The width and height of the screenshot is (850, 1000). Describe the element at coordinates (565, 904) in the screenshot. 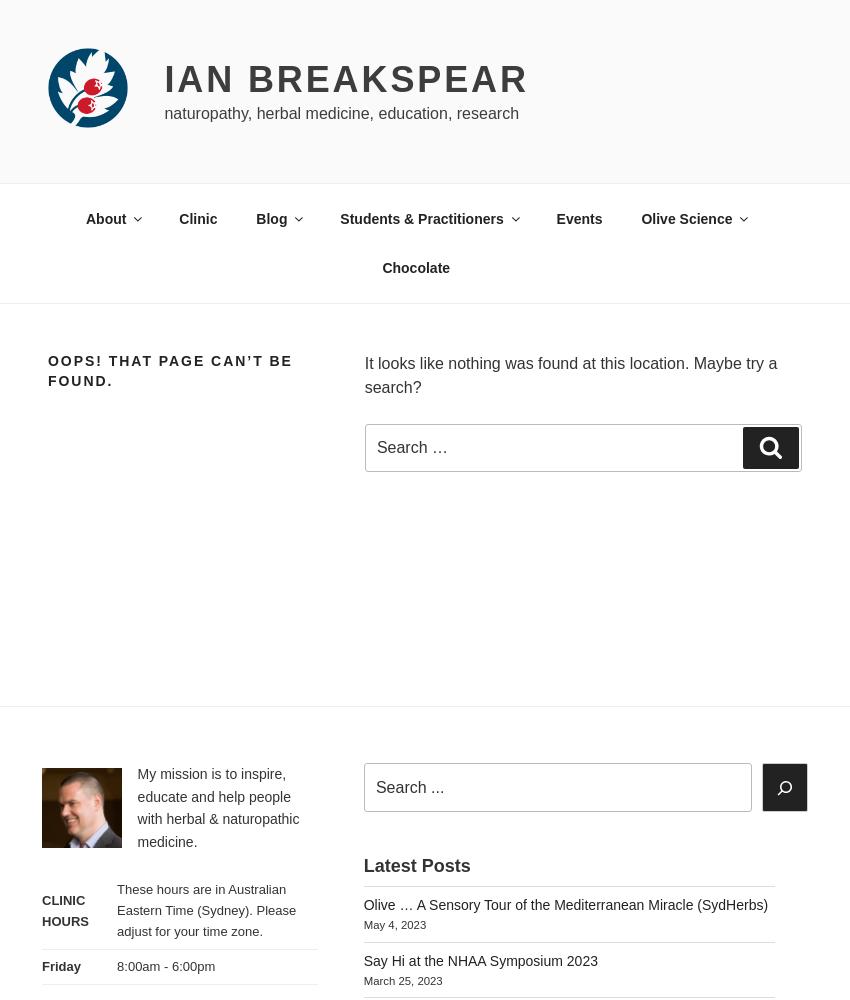

I see `'Olive … A Sensory Tour of the Mediterranean Miracle (SydHerbs)'` at that location.